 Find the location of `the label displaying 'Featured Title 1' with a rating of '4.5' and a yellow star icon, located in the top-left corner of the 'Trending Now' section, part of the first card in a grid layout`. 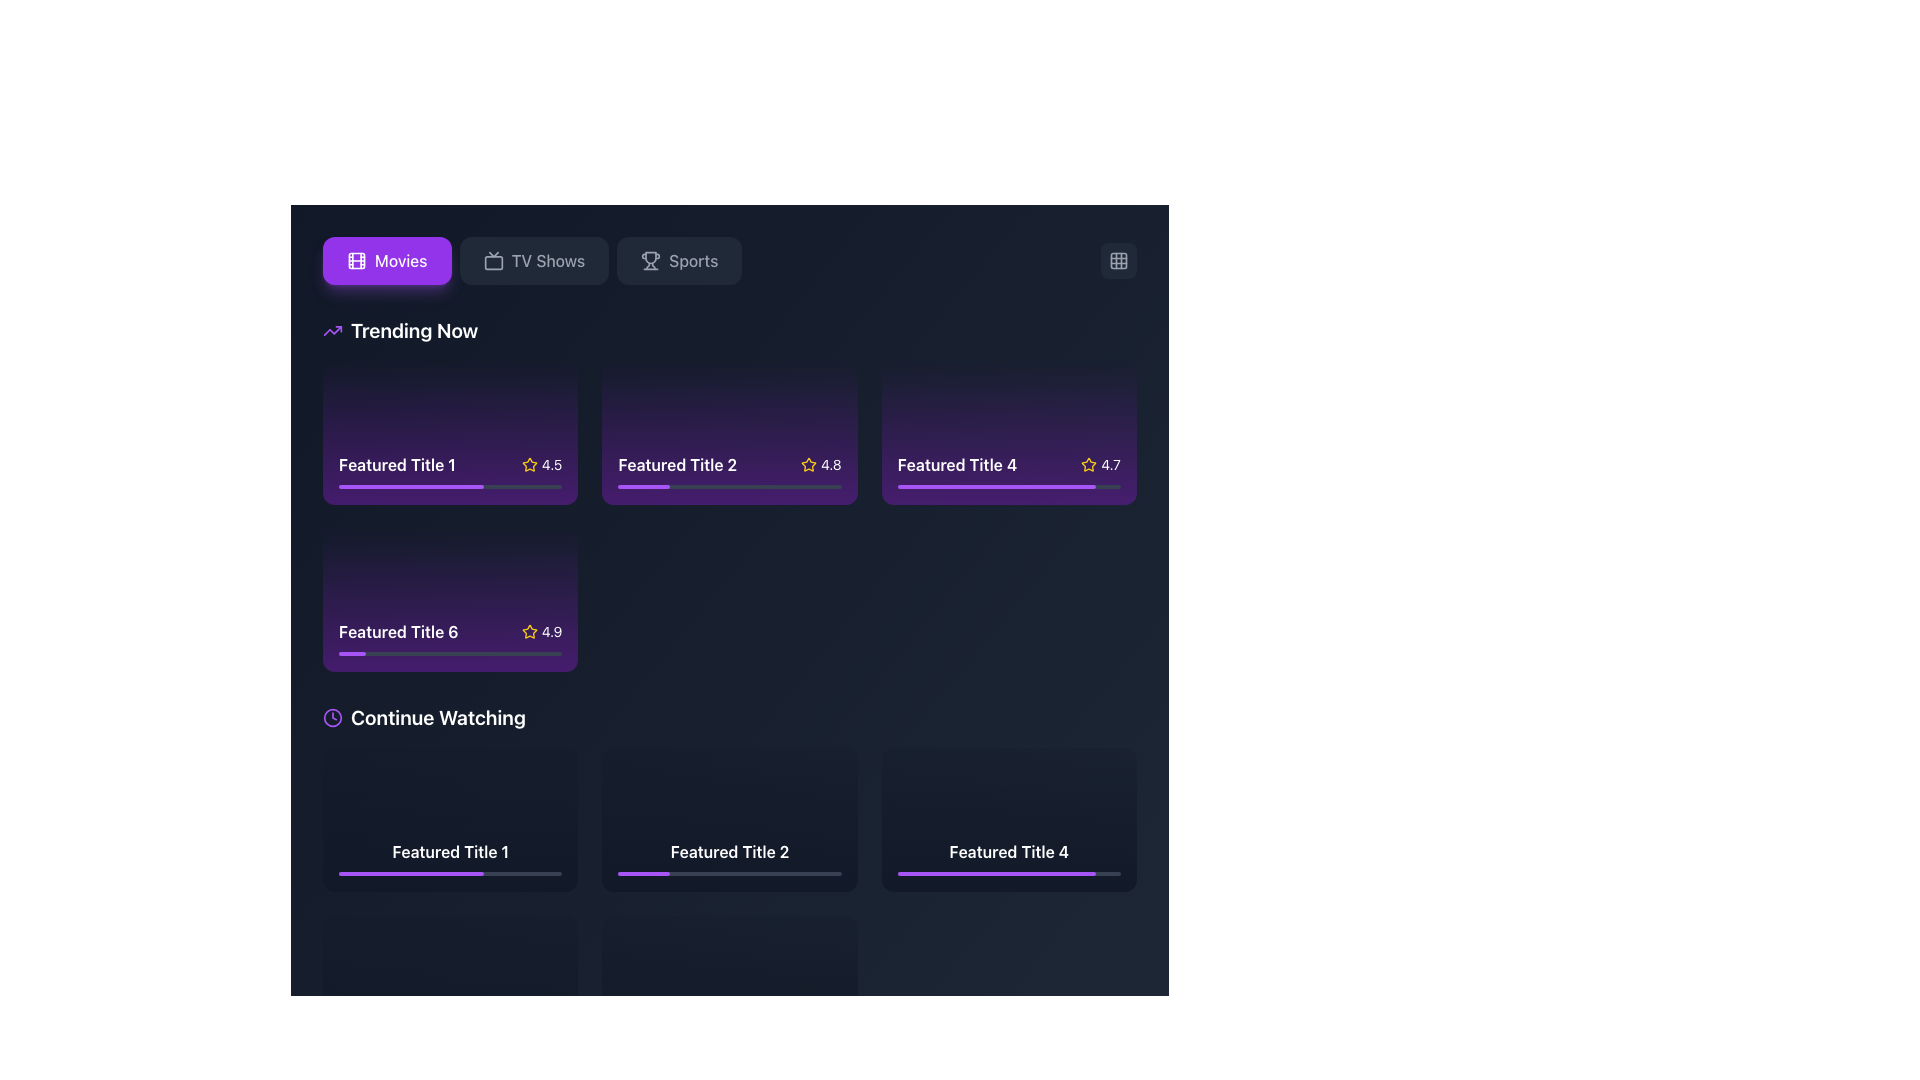

the label displaying 'Featured Title 1' with a rating of '4.5' and a yellow star icon, located in the top-left corner of the 'Trending Now' section, part of the first card in a grid layout is located at coordinates (449, 464).